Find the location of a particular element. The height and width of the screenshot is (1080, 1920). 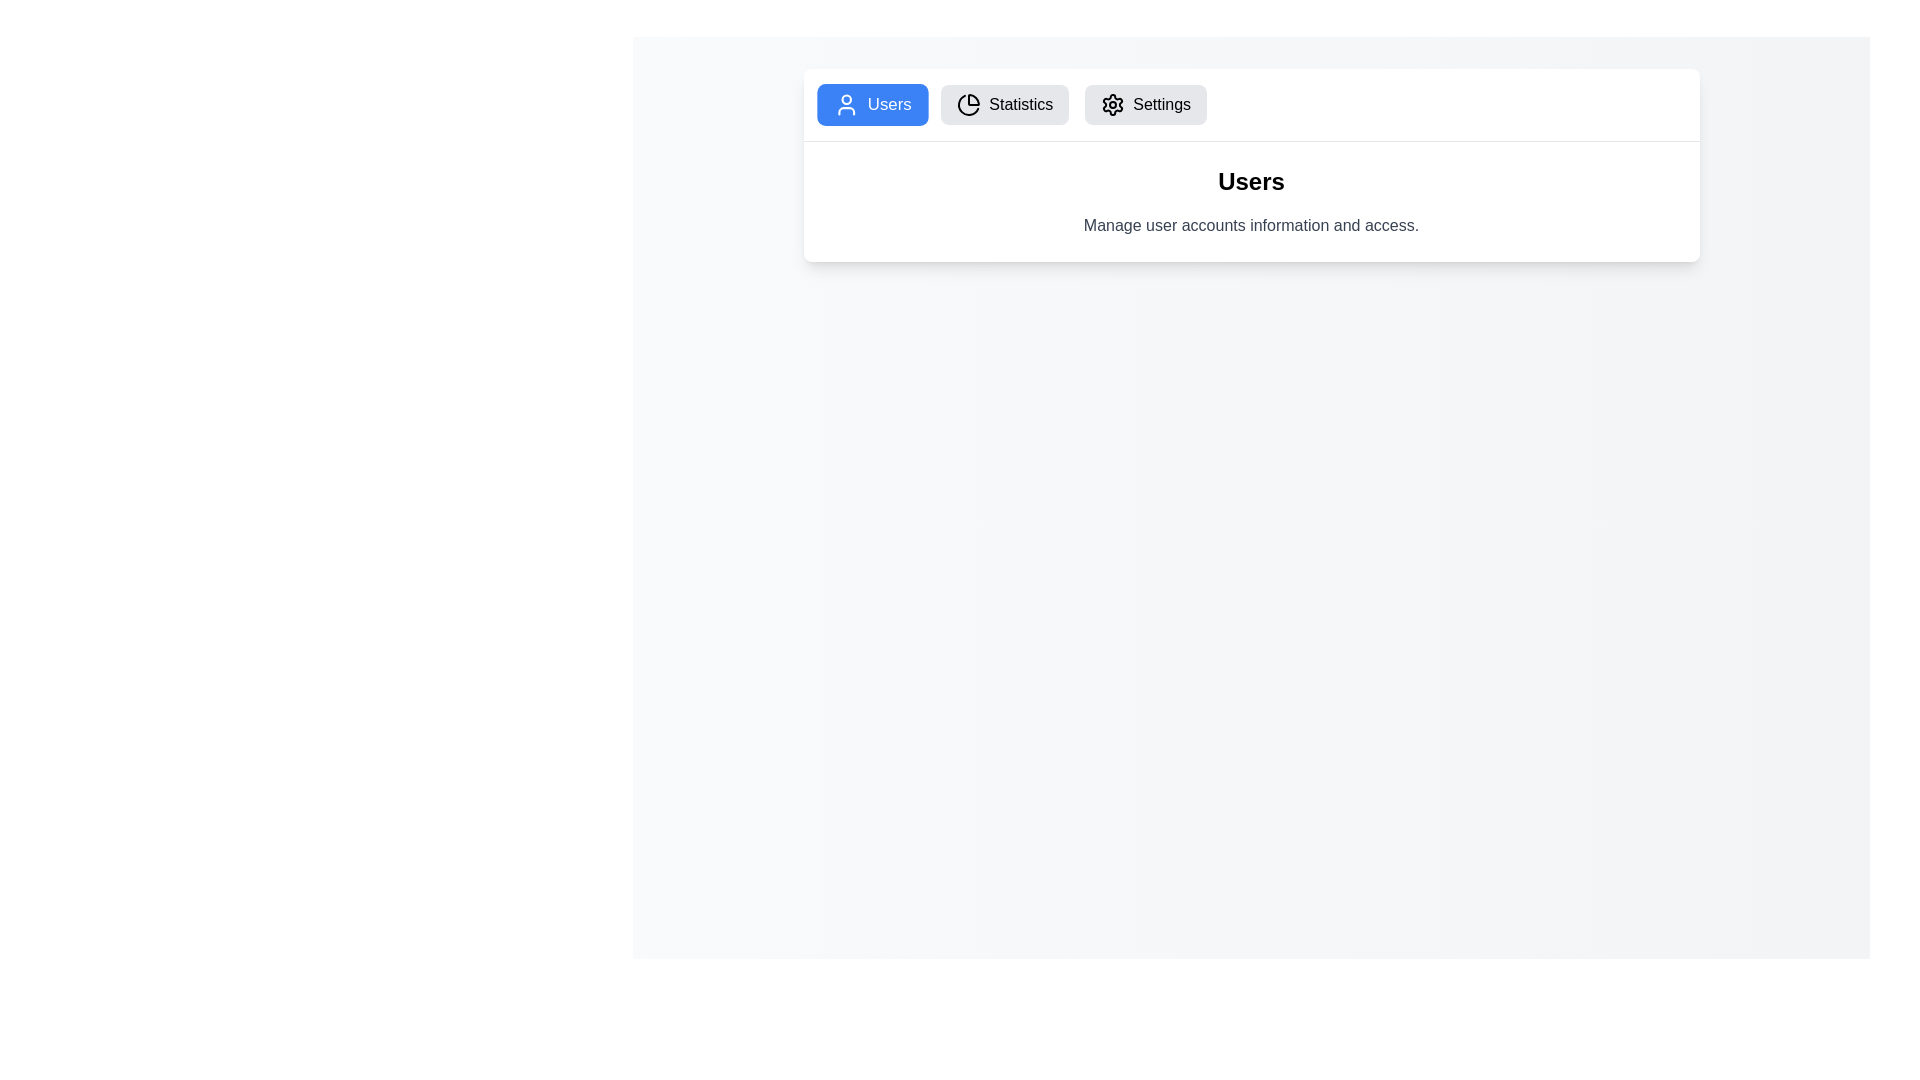

the 'Statistics' text label within the interactive button located is located at coordinates (1021, 104).